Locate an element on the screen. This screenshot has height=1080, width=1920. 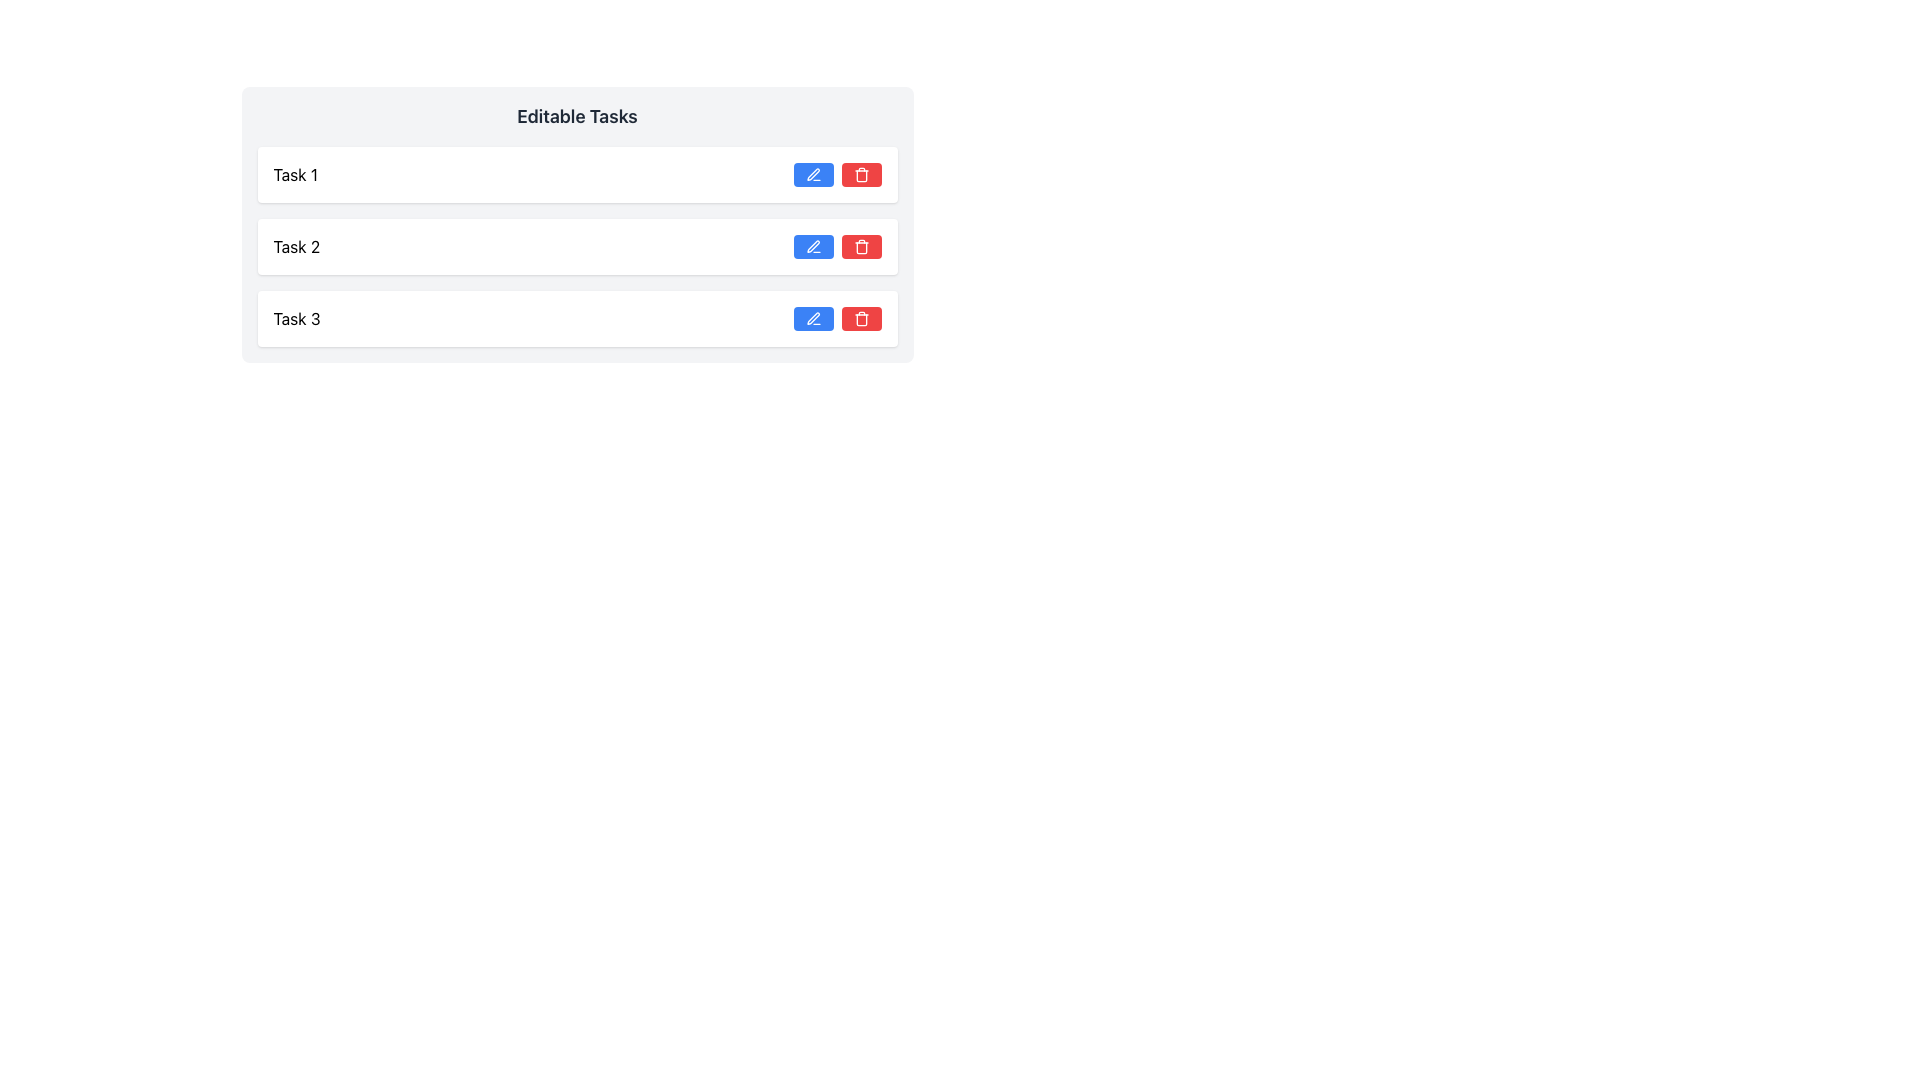
the first button located in the horizontal group of buttons on the right side of the 'Editable Tasks' section is located at coordinates (813, 173).